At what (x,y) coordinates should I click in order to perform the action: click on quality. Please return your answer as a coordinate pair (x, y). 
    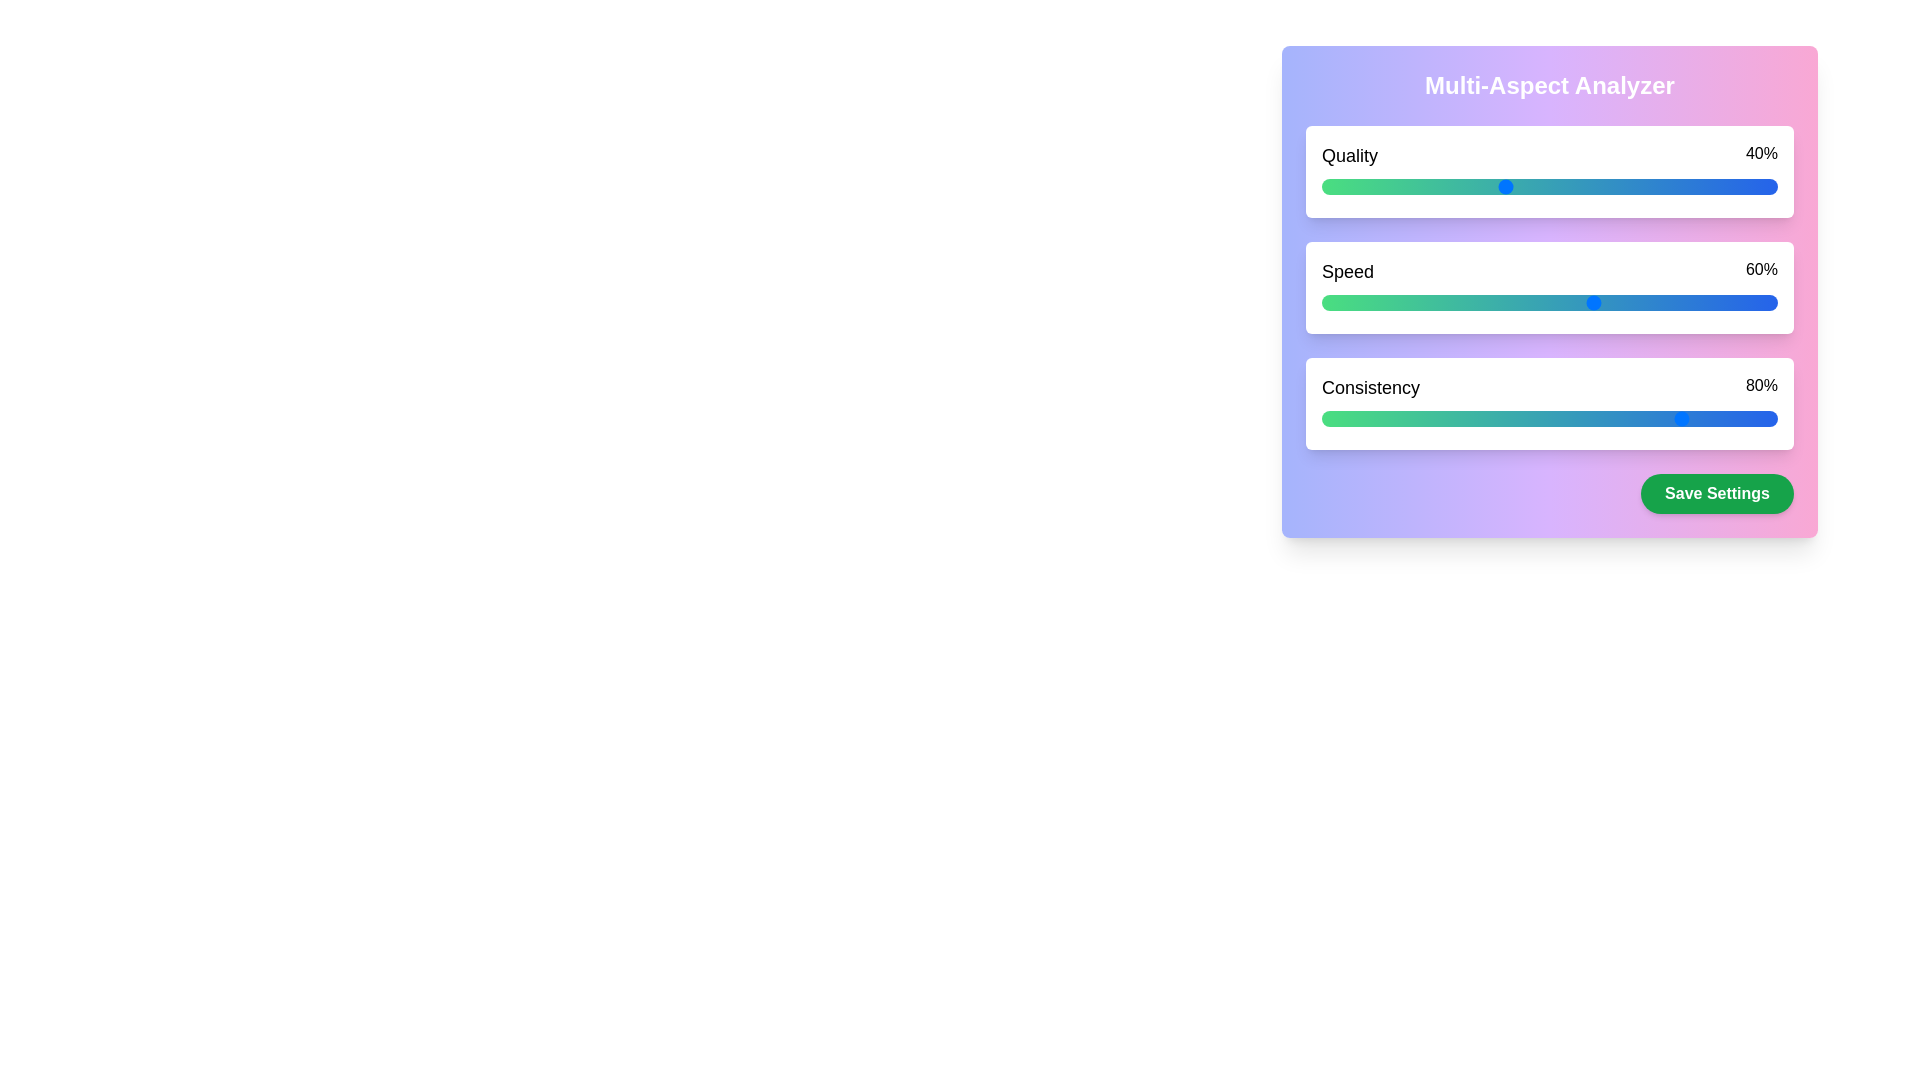
    Looking at the image, I should click on (1609, 186).